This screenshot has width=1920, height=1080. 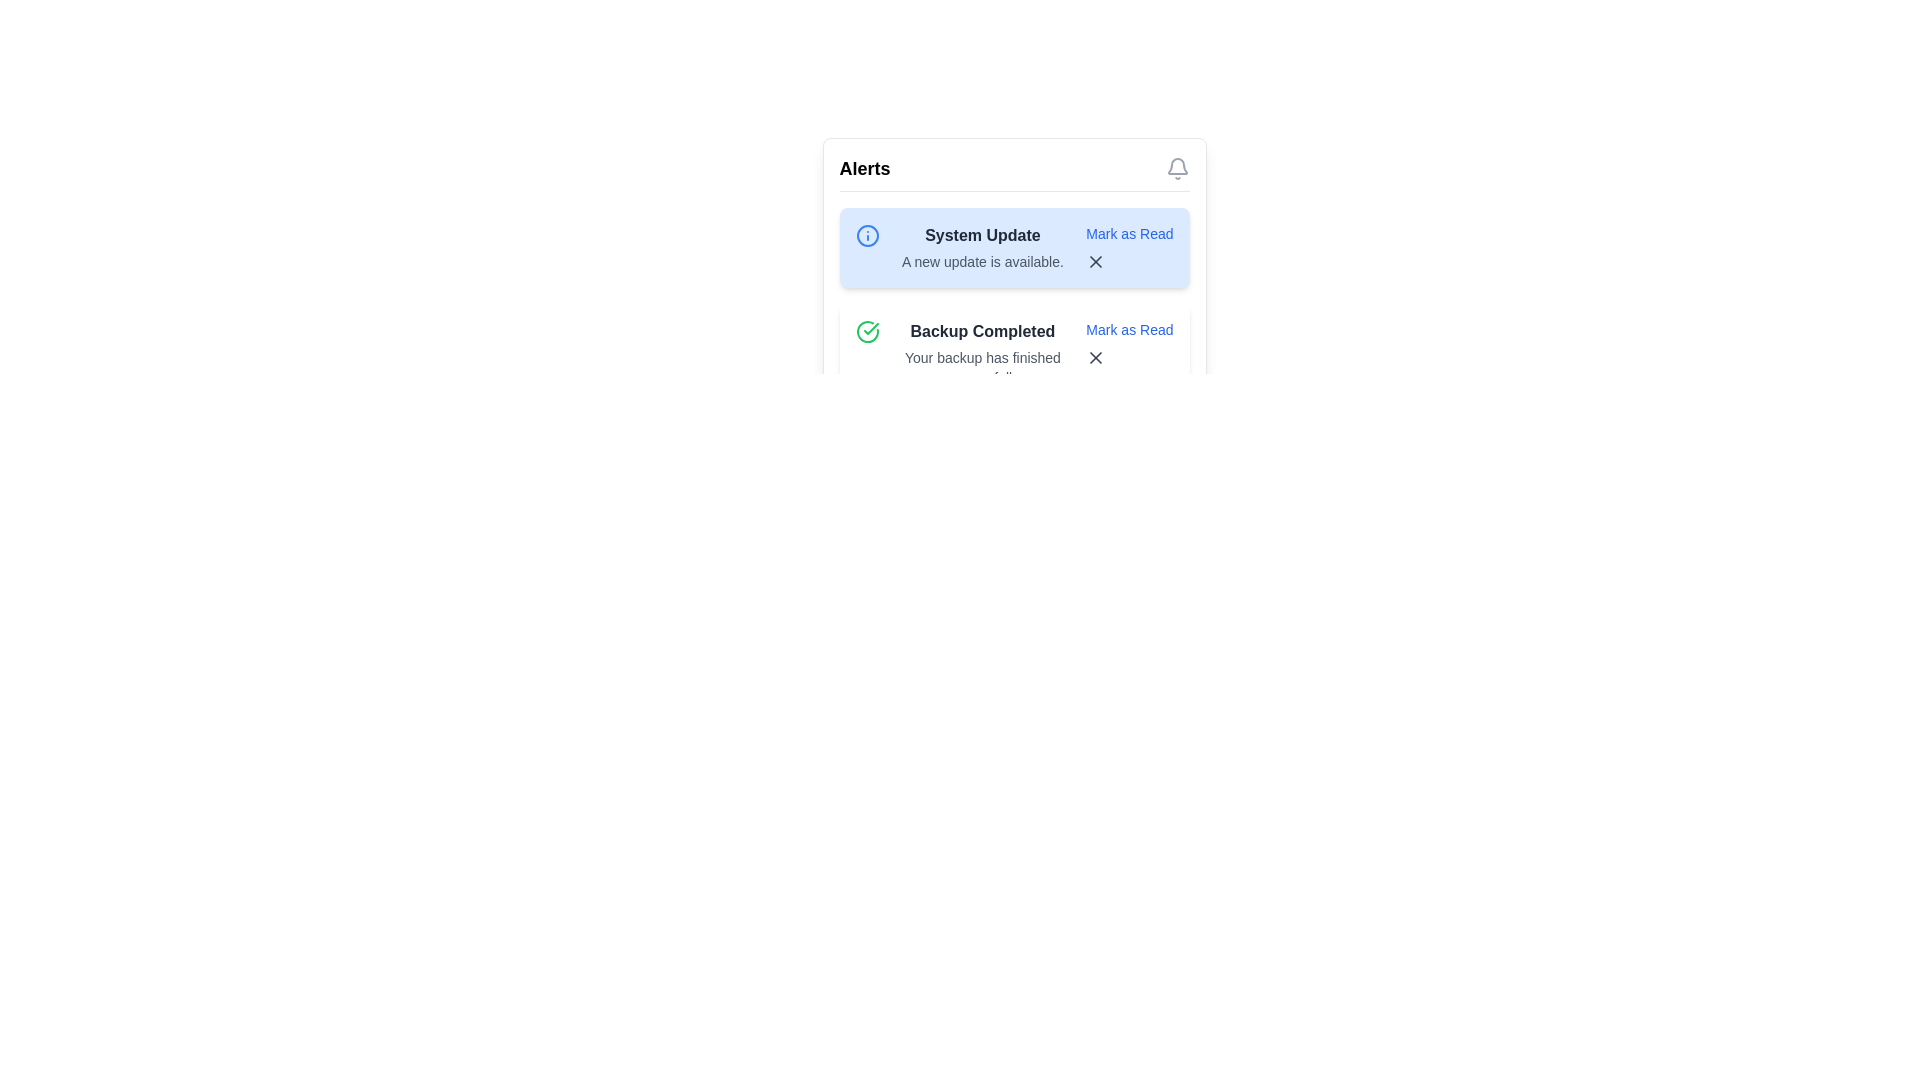 I want to click on the circular outline element representing the 'System Update' notification icon located at the top-left of the notification item, so click(x=867, y=234).